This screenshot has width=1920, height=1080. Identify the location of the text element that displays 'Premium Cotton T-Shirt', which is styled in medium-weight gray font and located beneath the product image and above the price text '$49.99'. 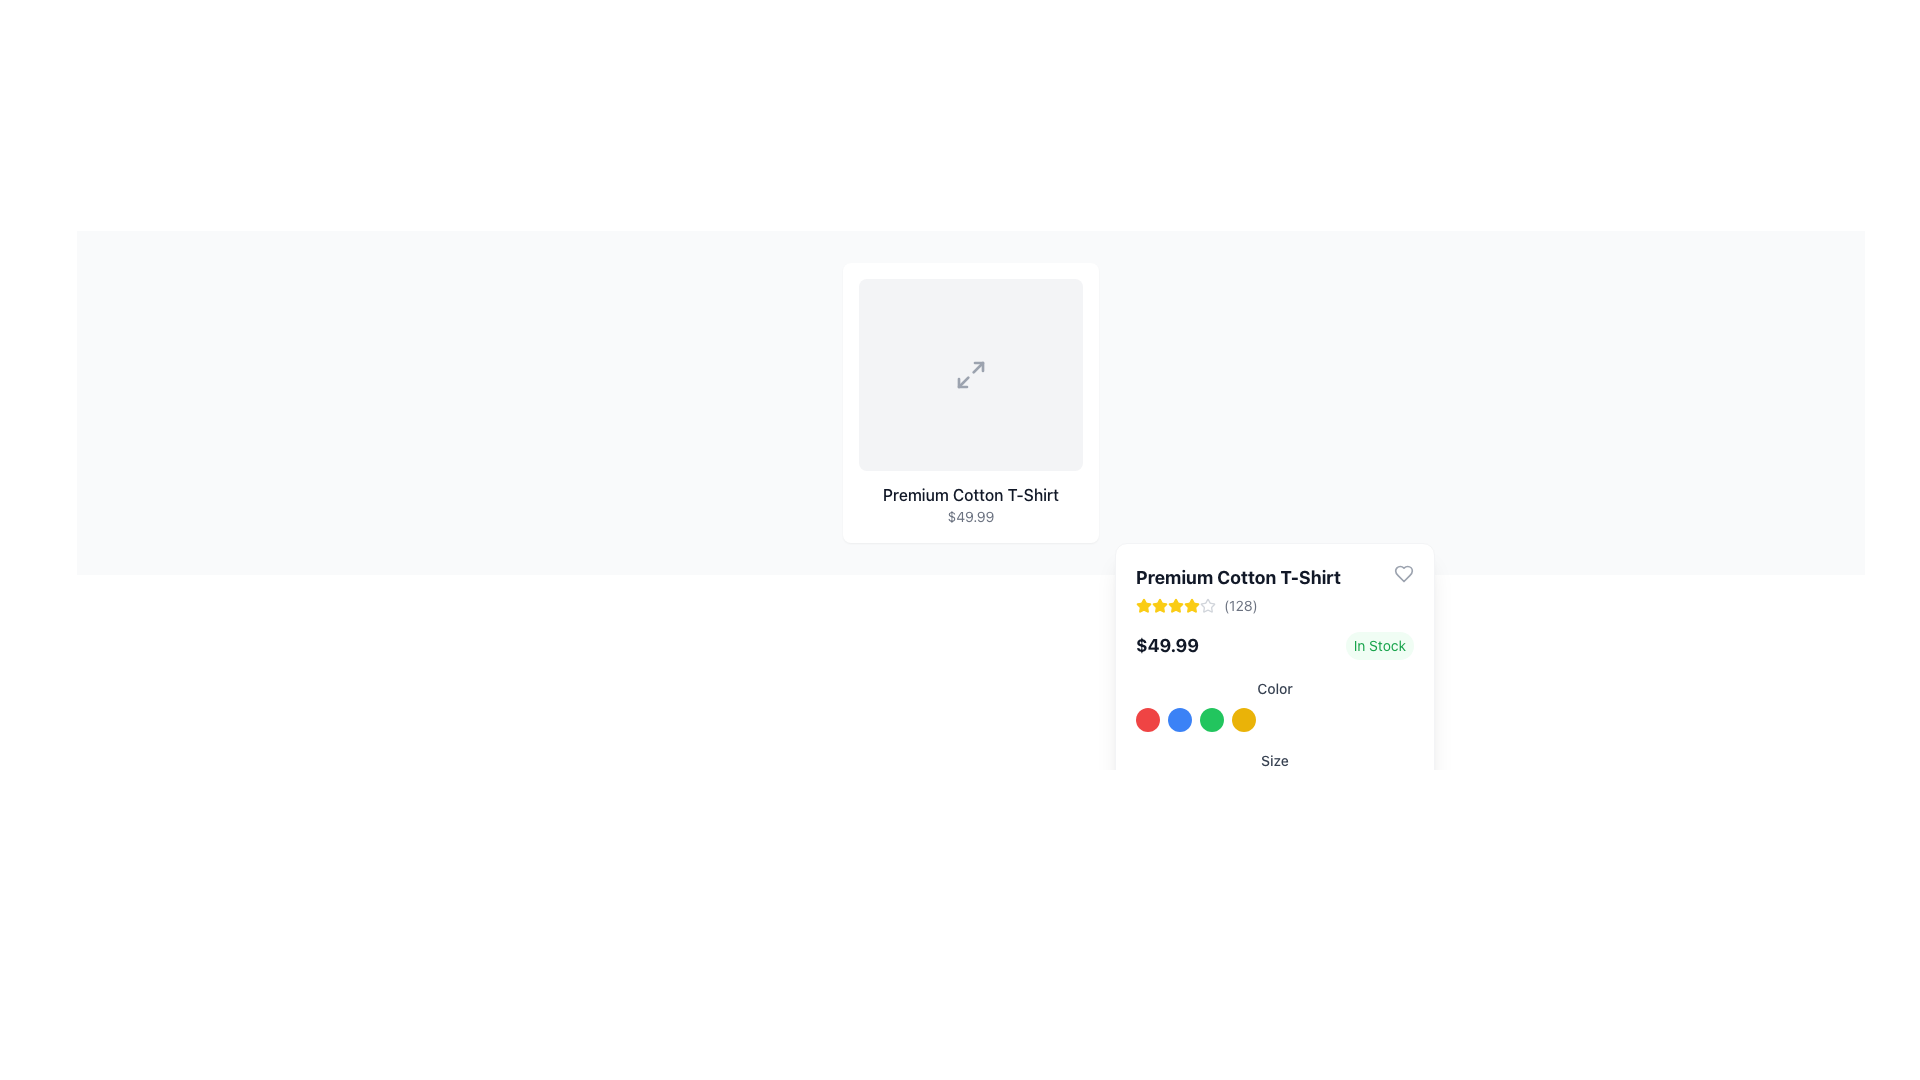
(970, 494).